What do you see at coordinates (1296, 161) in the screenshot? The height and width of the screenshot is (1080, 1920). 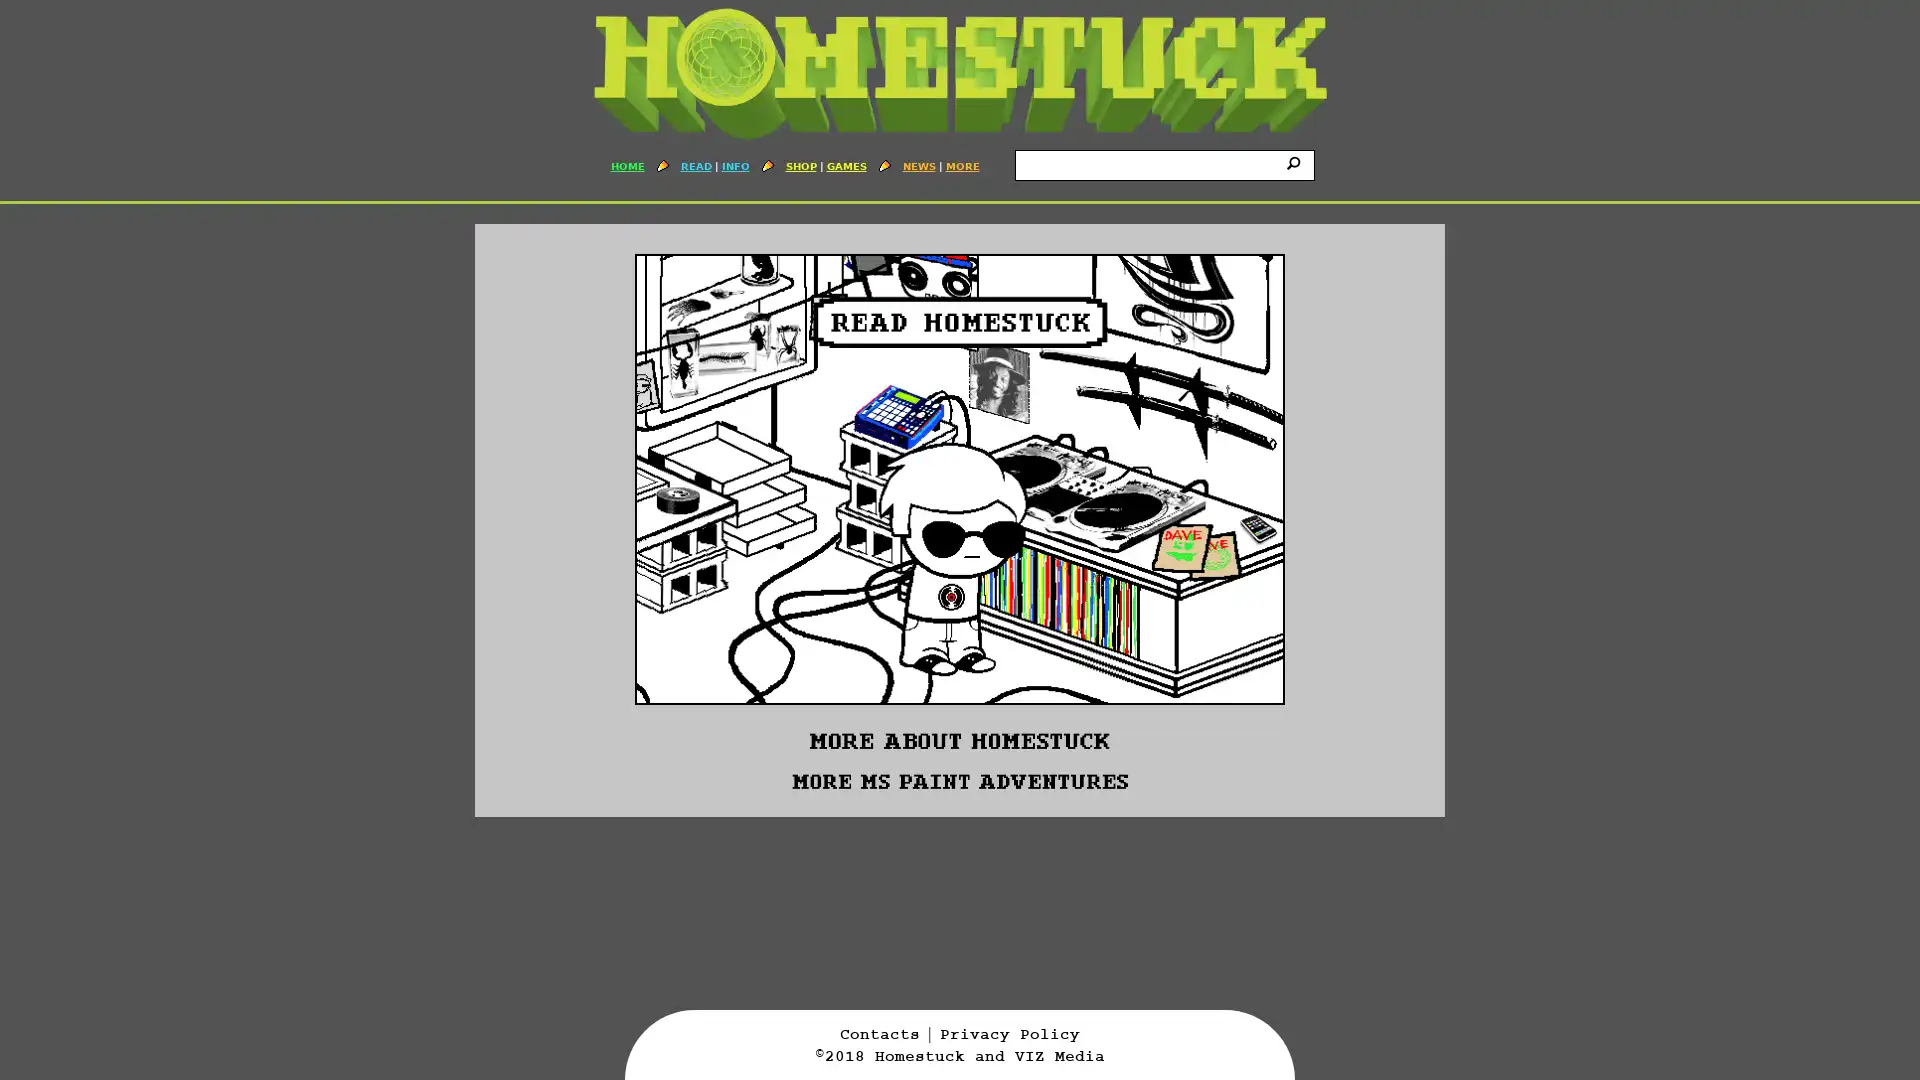 I see `i` at bounding box center [1296, 161].